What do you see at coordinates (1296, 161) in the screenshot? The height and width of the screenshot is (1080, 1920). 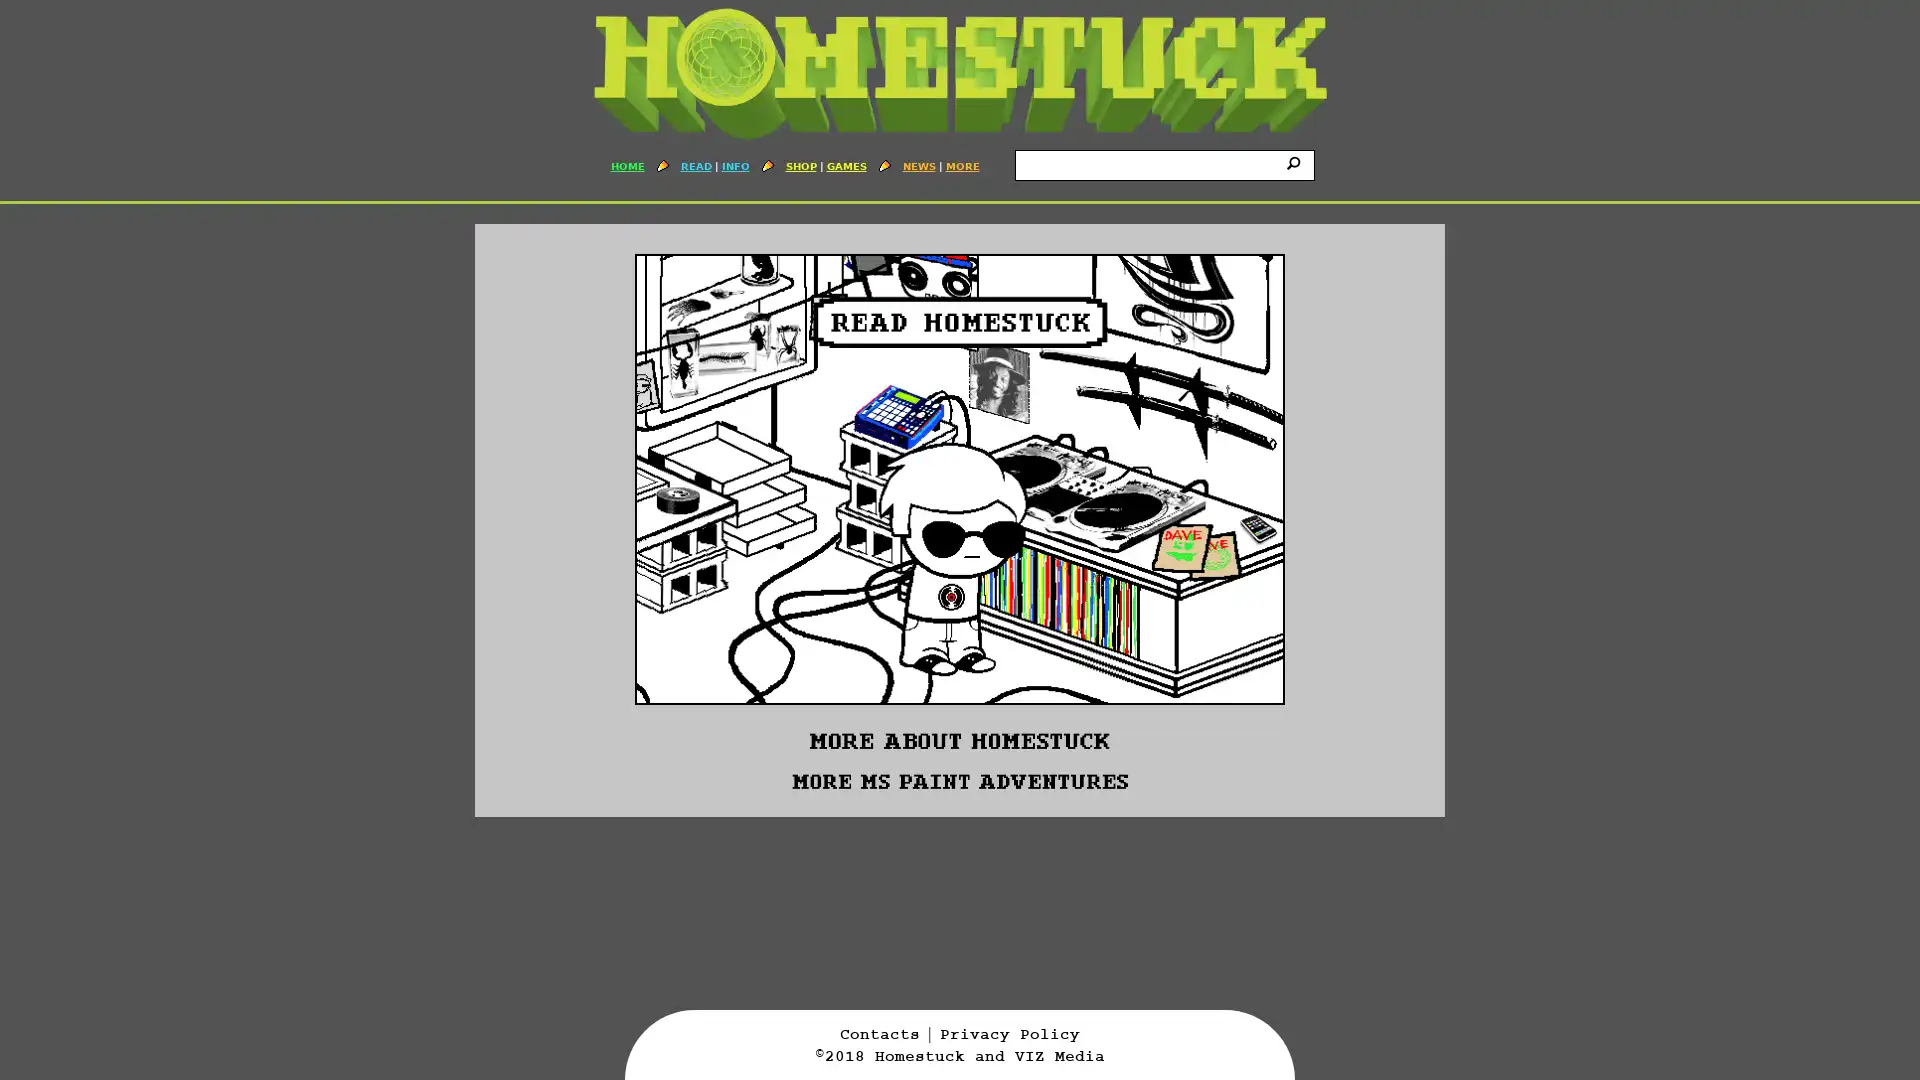 I see `i` at bounding box center [1296, 161].